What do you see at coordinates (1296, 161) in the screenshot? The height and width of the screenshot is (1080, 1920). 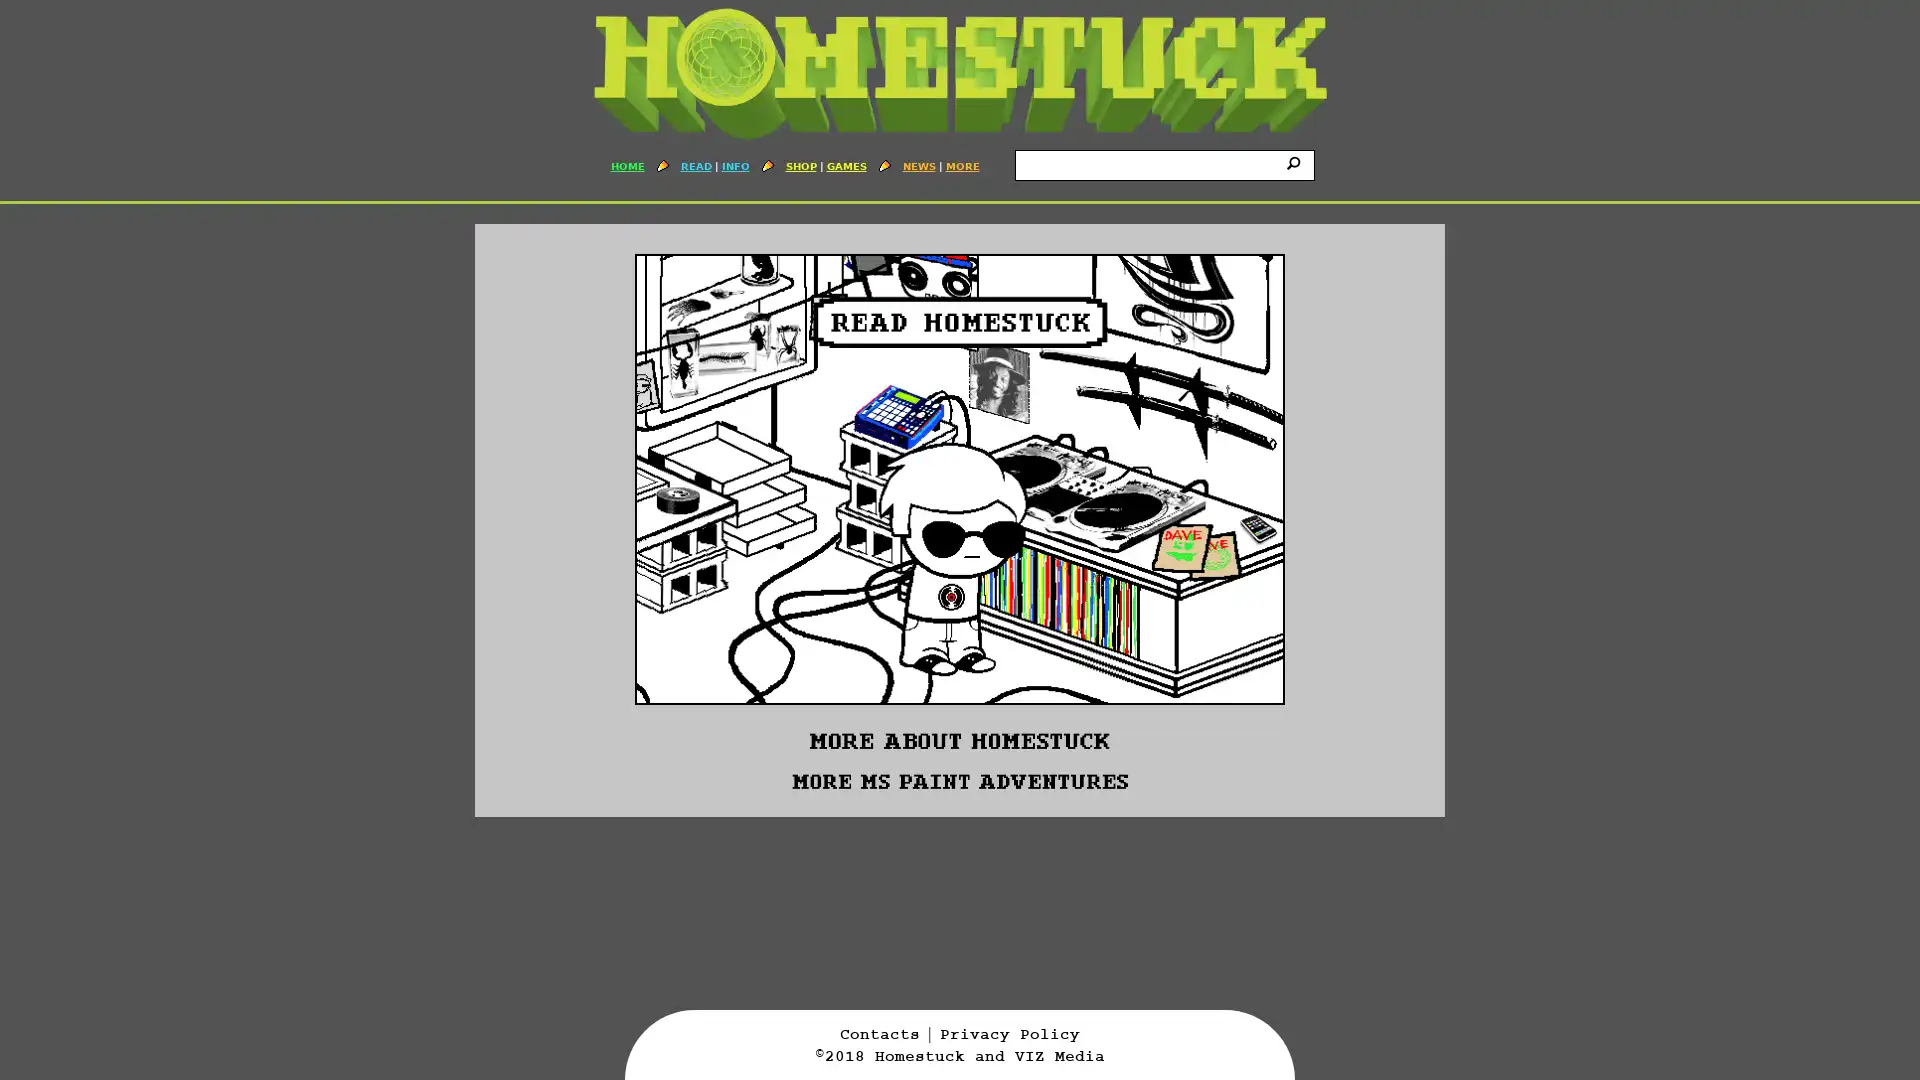 I see `i` at bounding box center [1296, 161].